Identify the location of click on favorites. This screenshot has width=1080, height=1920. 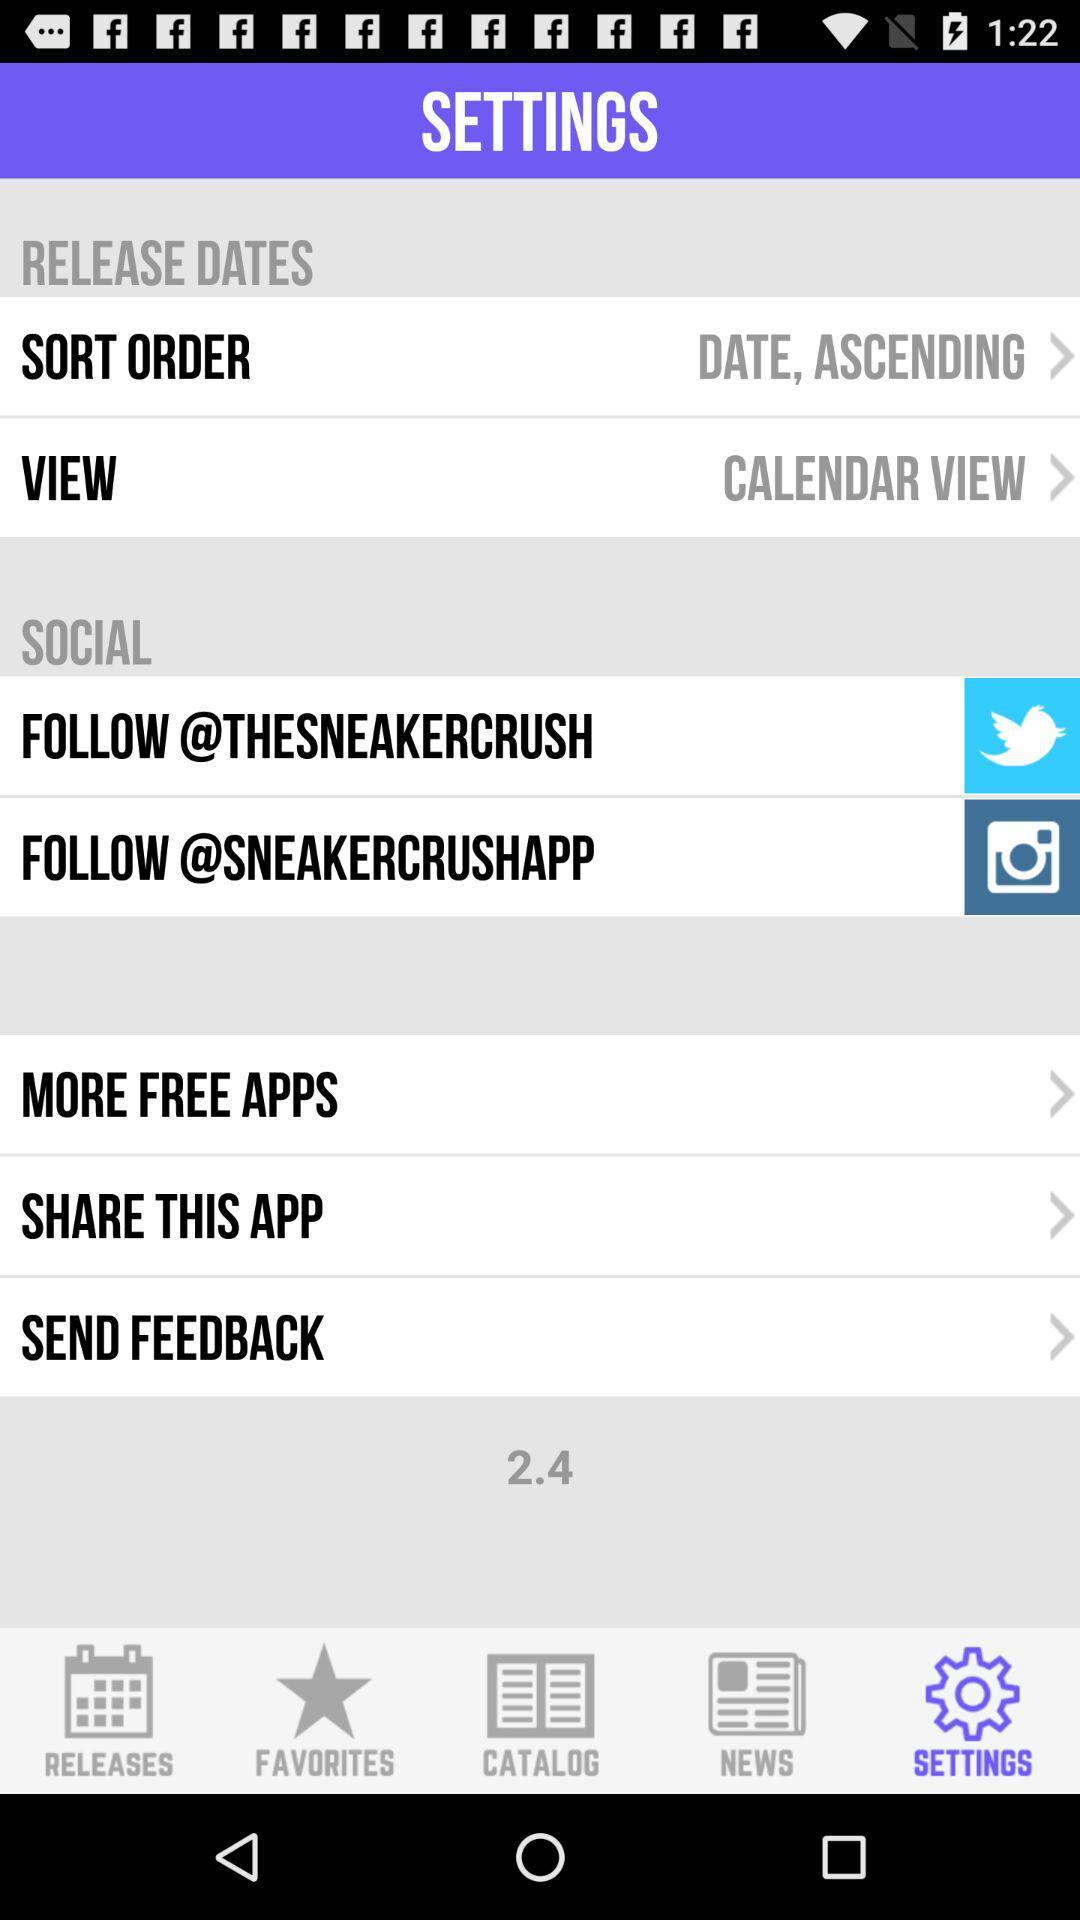
(323, 1710).